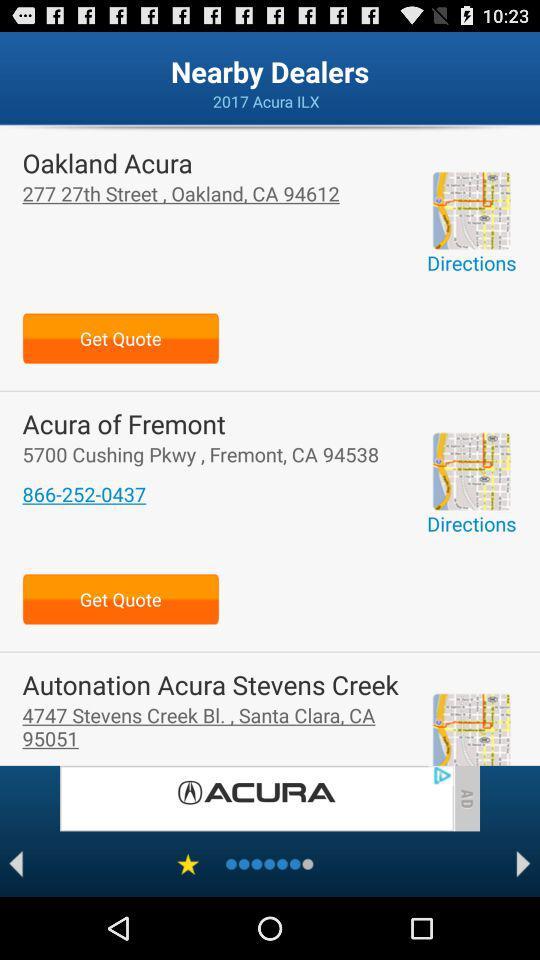 The height and width of the screenshot is (960, 540). Describe the element at coordinates (256, 798) in the screenshot. I see `the advertisement` at that location.